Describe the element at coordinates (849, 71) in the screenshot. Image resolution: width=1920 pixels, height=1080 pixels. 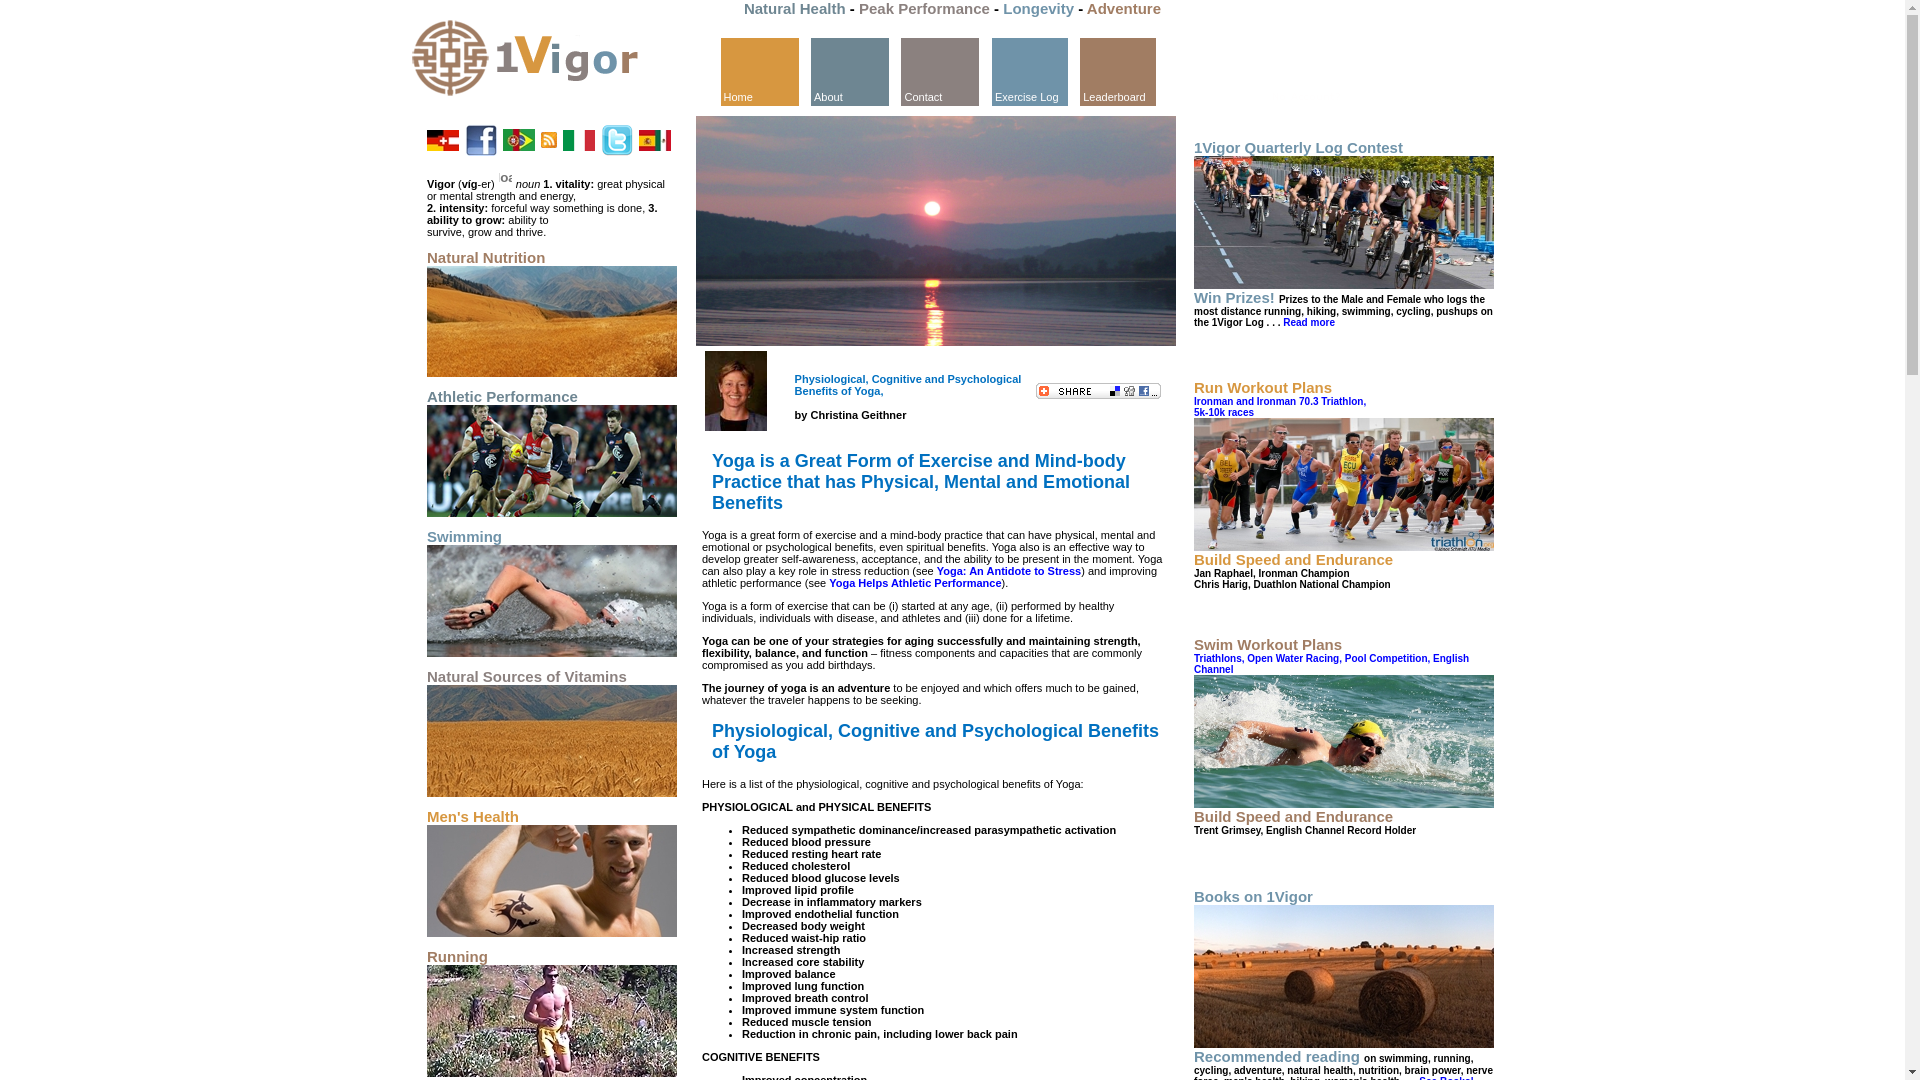
I see `'About'` at that location.